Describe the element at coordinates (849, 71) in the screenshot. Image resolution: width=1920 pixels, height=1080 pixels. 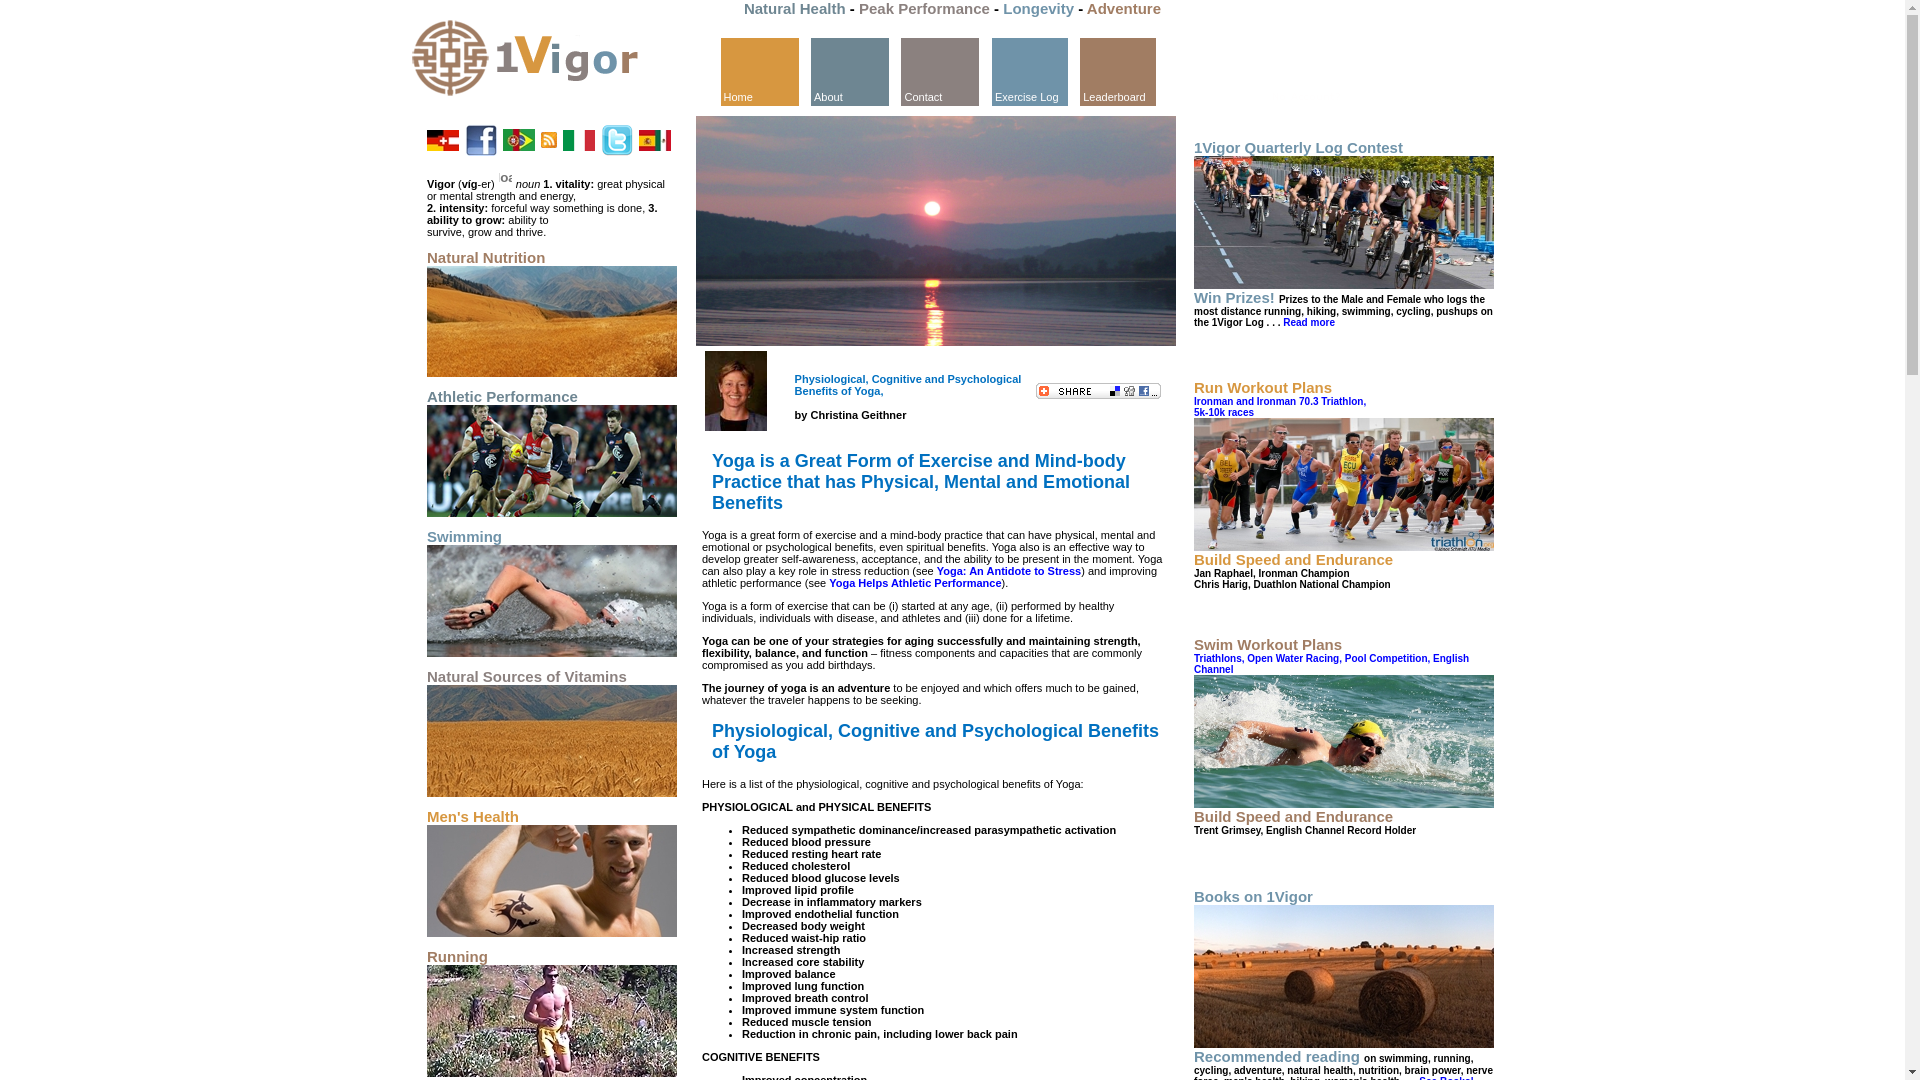
I see `'About'` at that location.